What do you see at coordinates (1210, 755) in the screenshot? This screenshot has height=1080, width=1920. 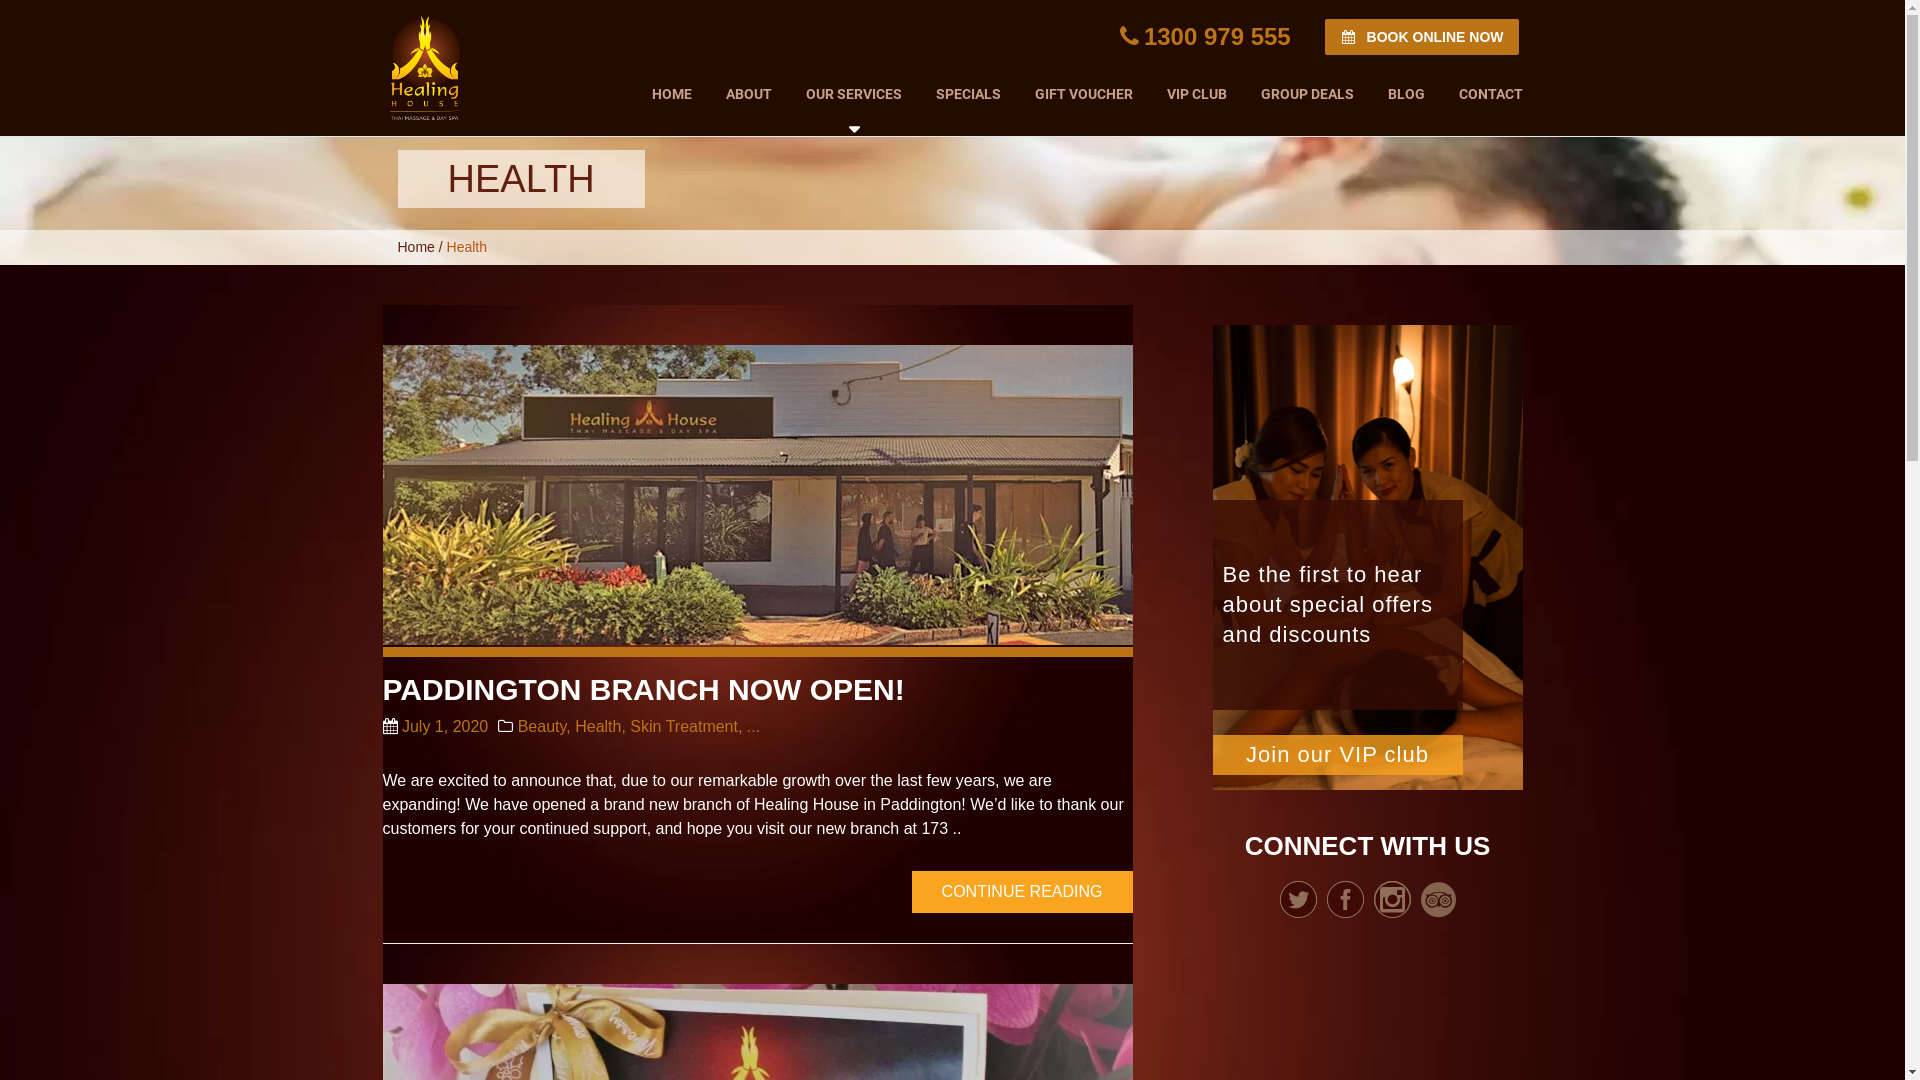 I see `'Join our VIP club'` at bounding box center [1210, 755].